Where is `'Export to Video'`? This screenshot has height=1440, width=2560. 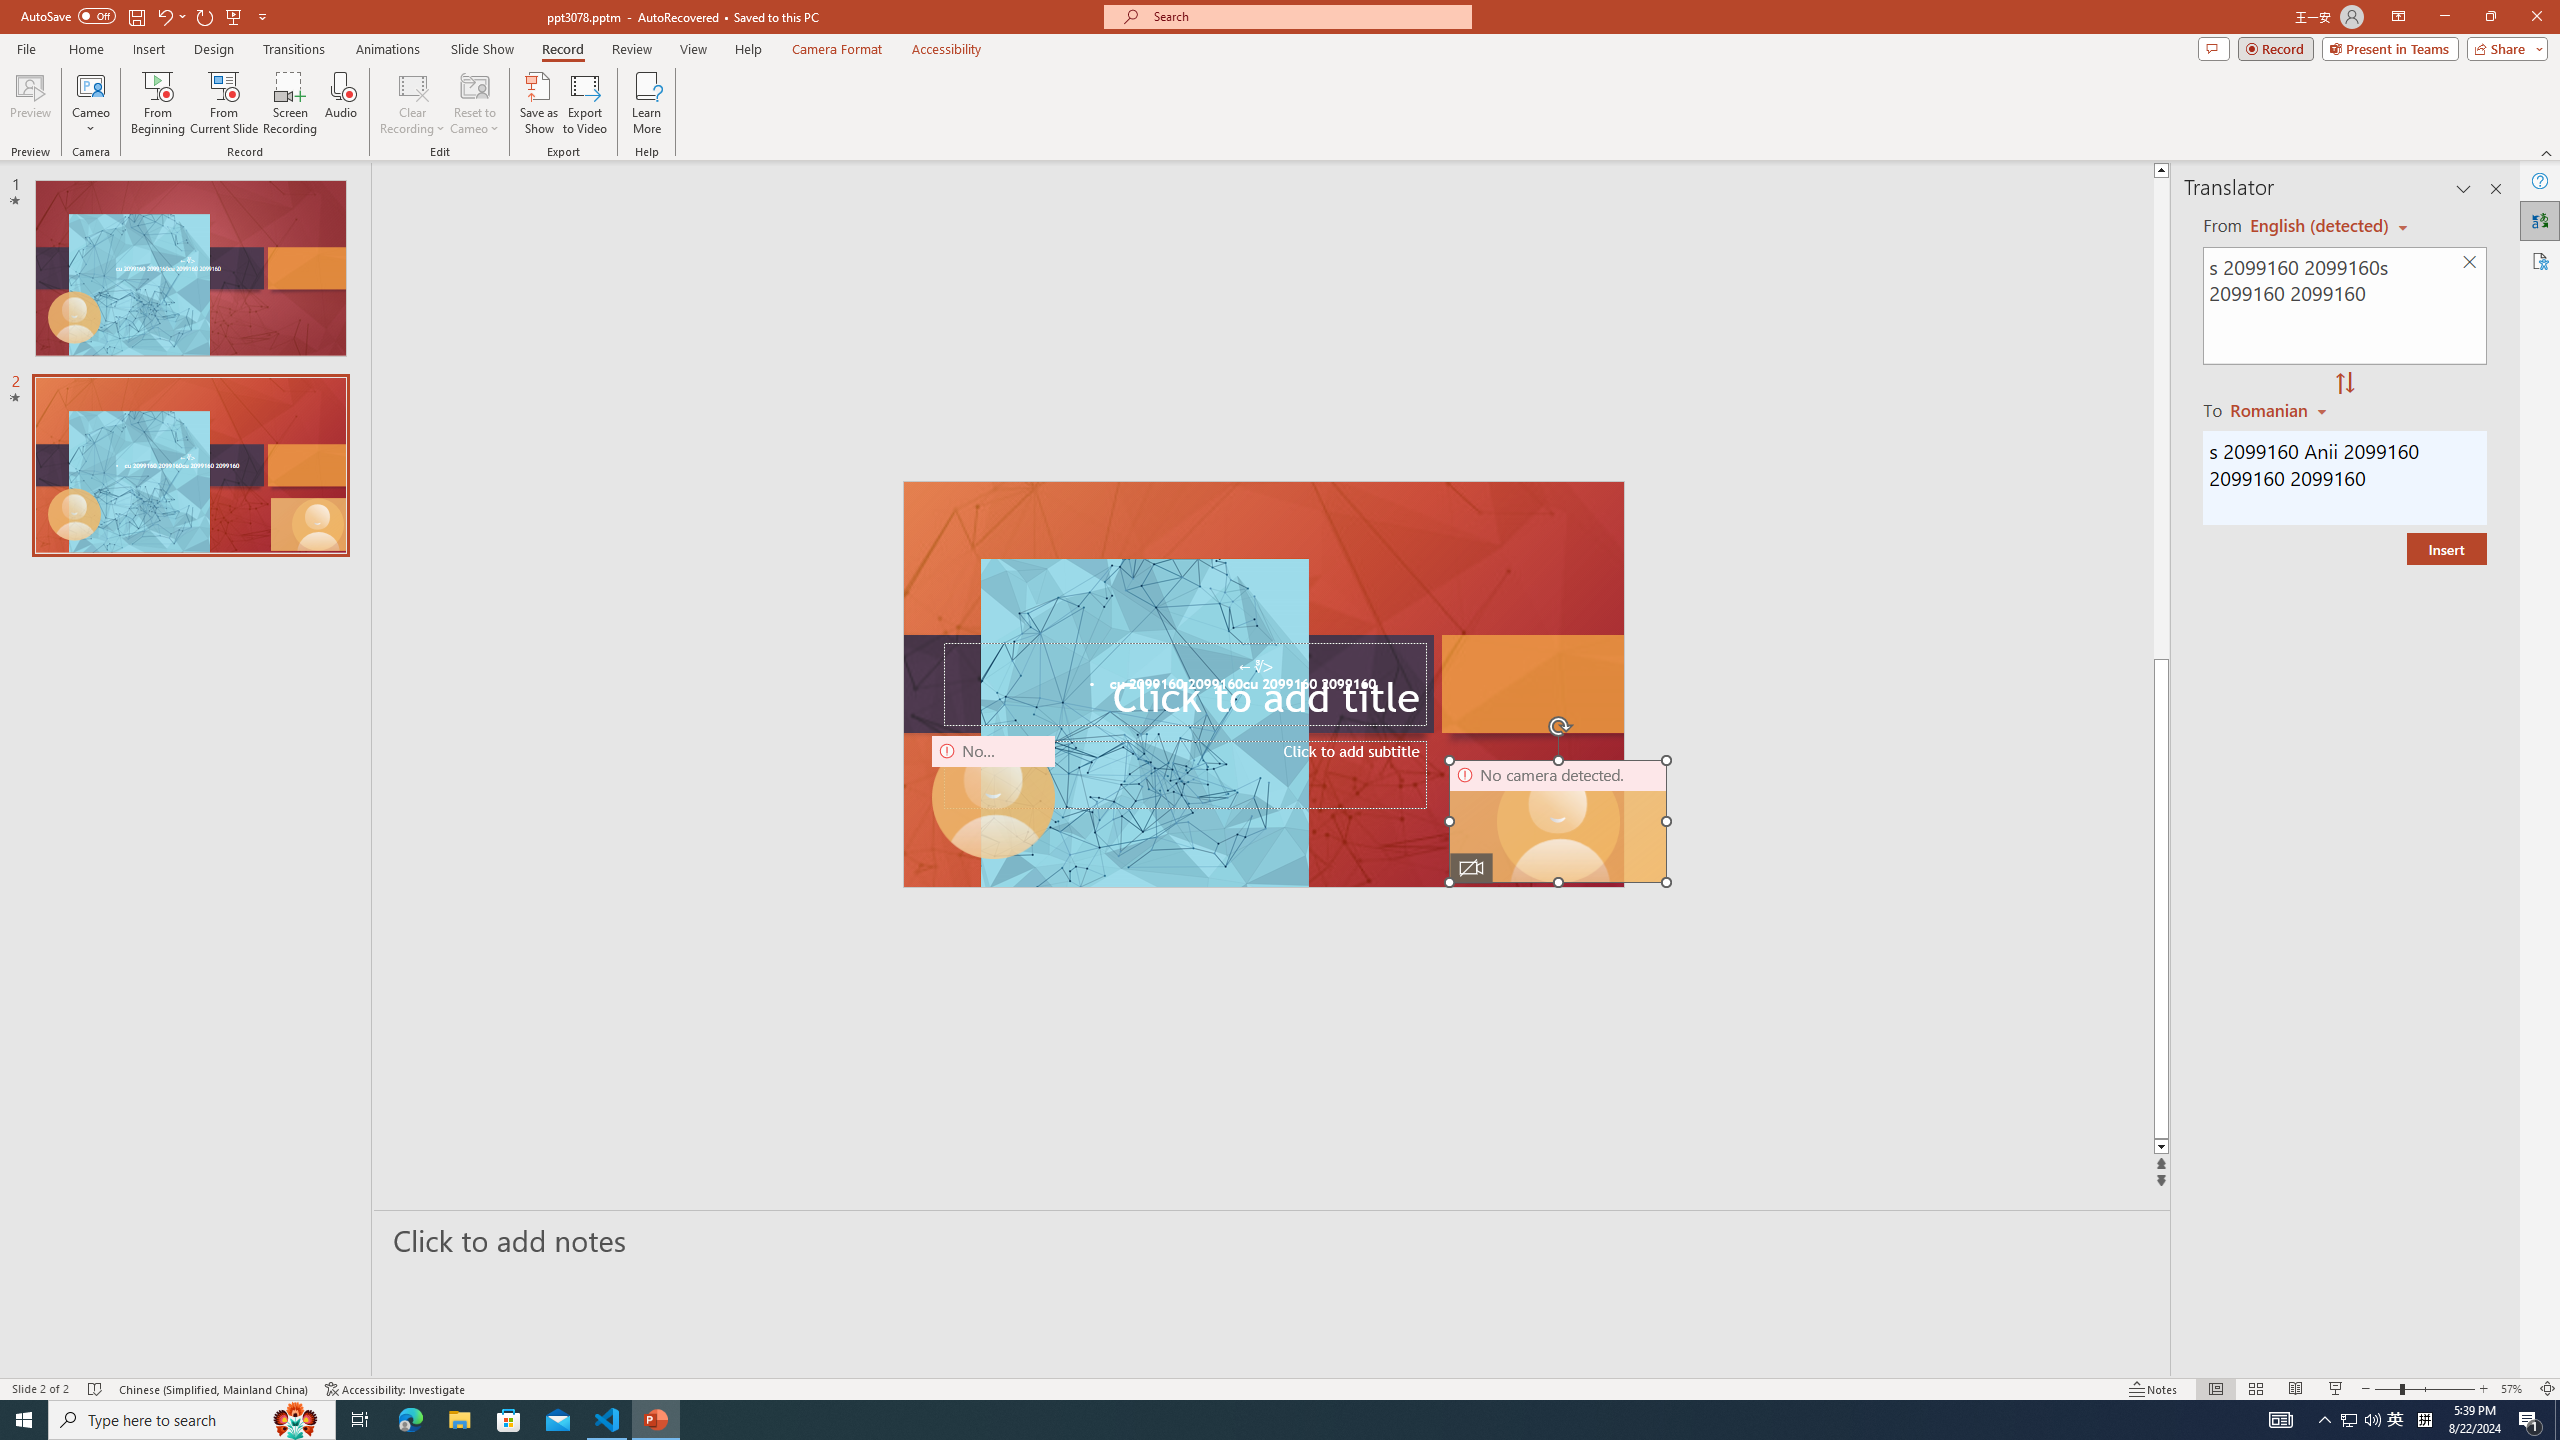 'Export to Video' is located at coordinates (583, 103).